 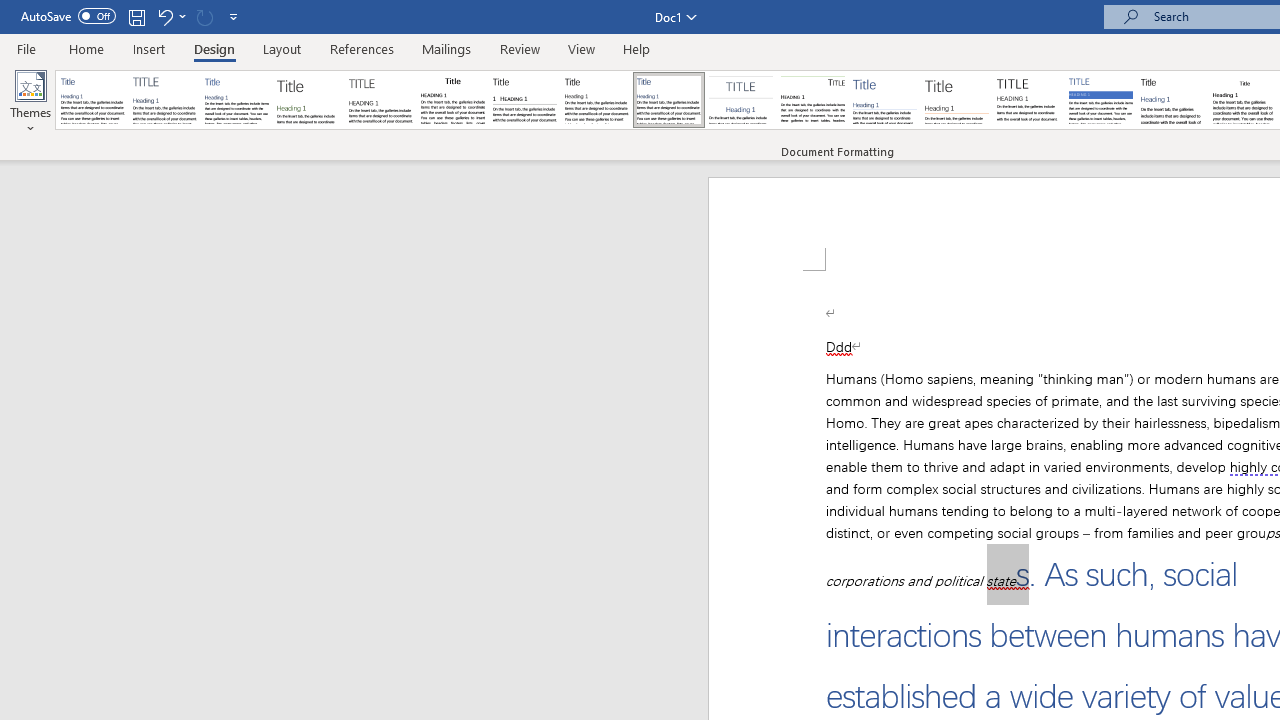 I want to click on 'Undo Outline Move Up', so click(x=170, y=16).